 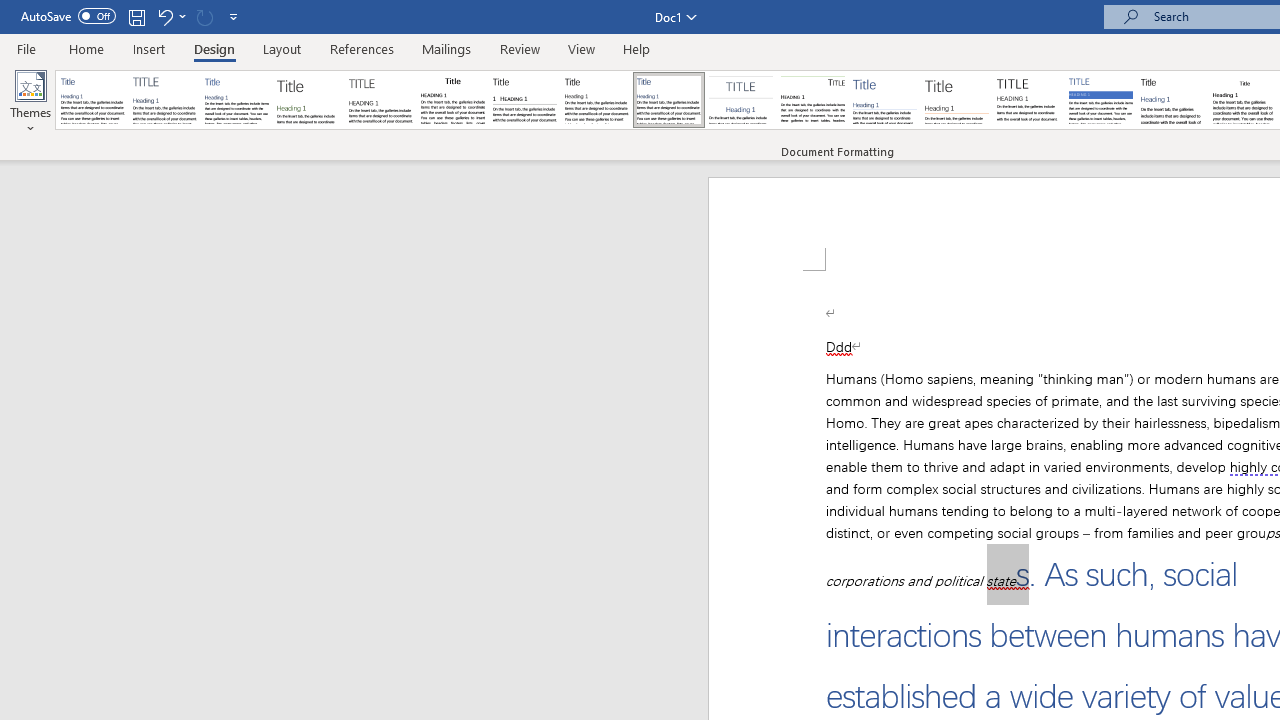 I want to click on 'Undo Outline Move Up', so click(x=170, y=16).